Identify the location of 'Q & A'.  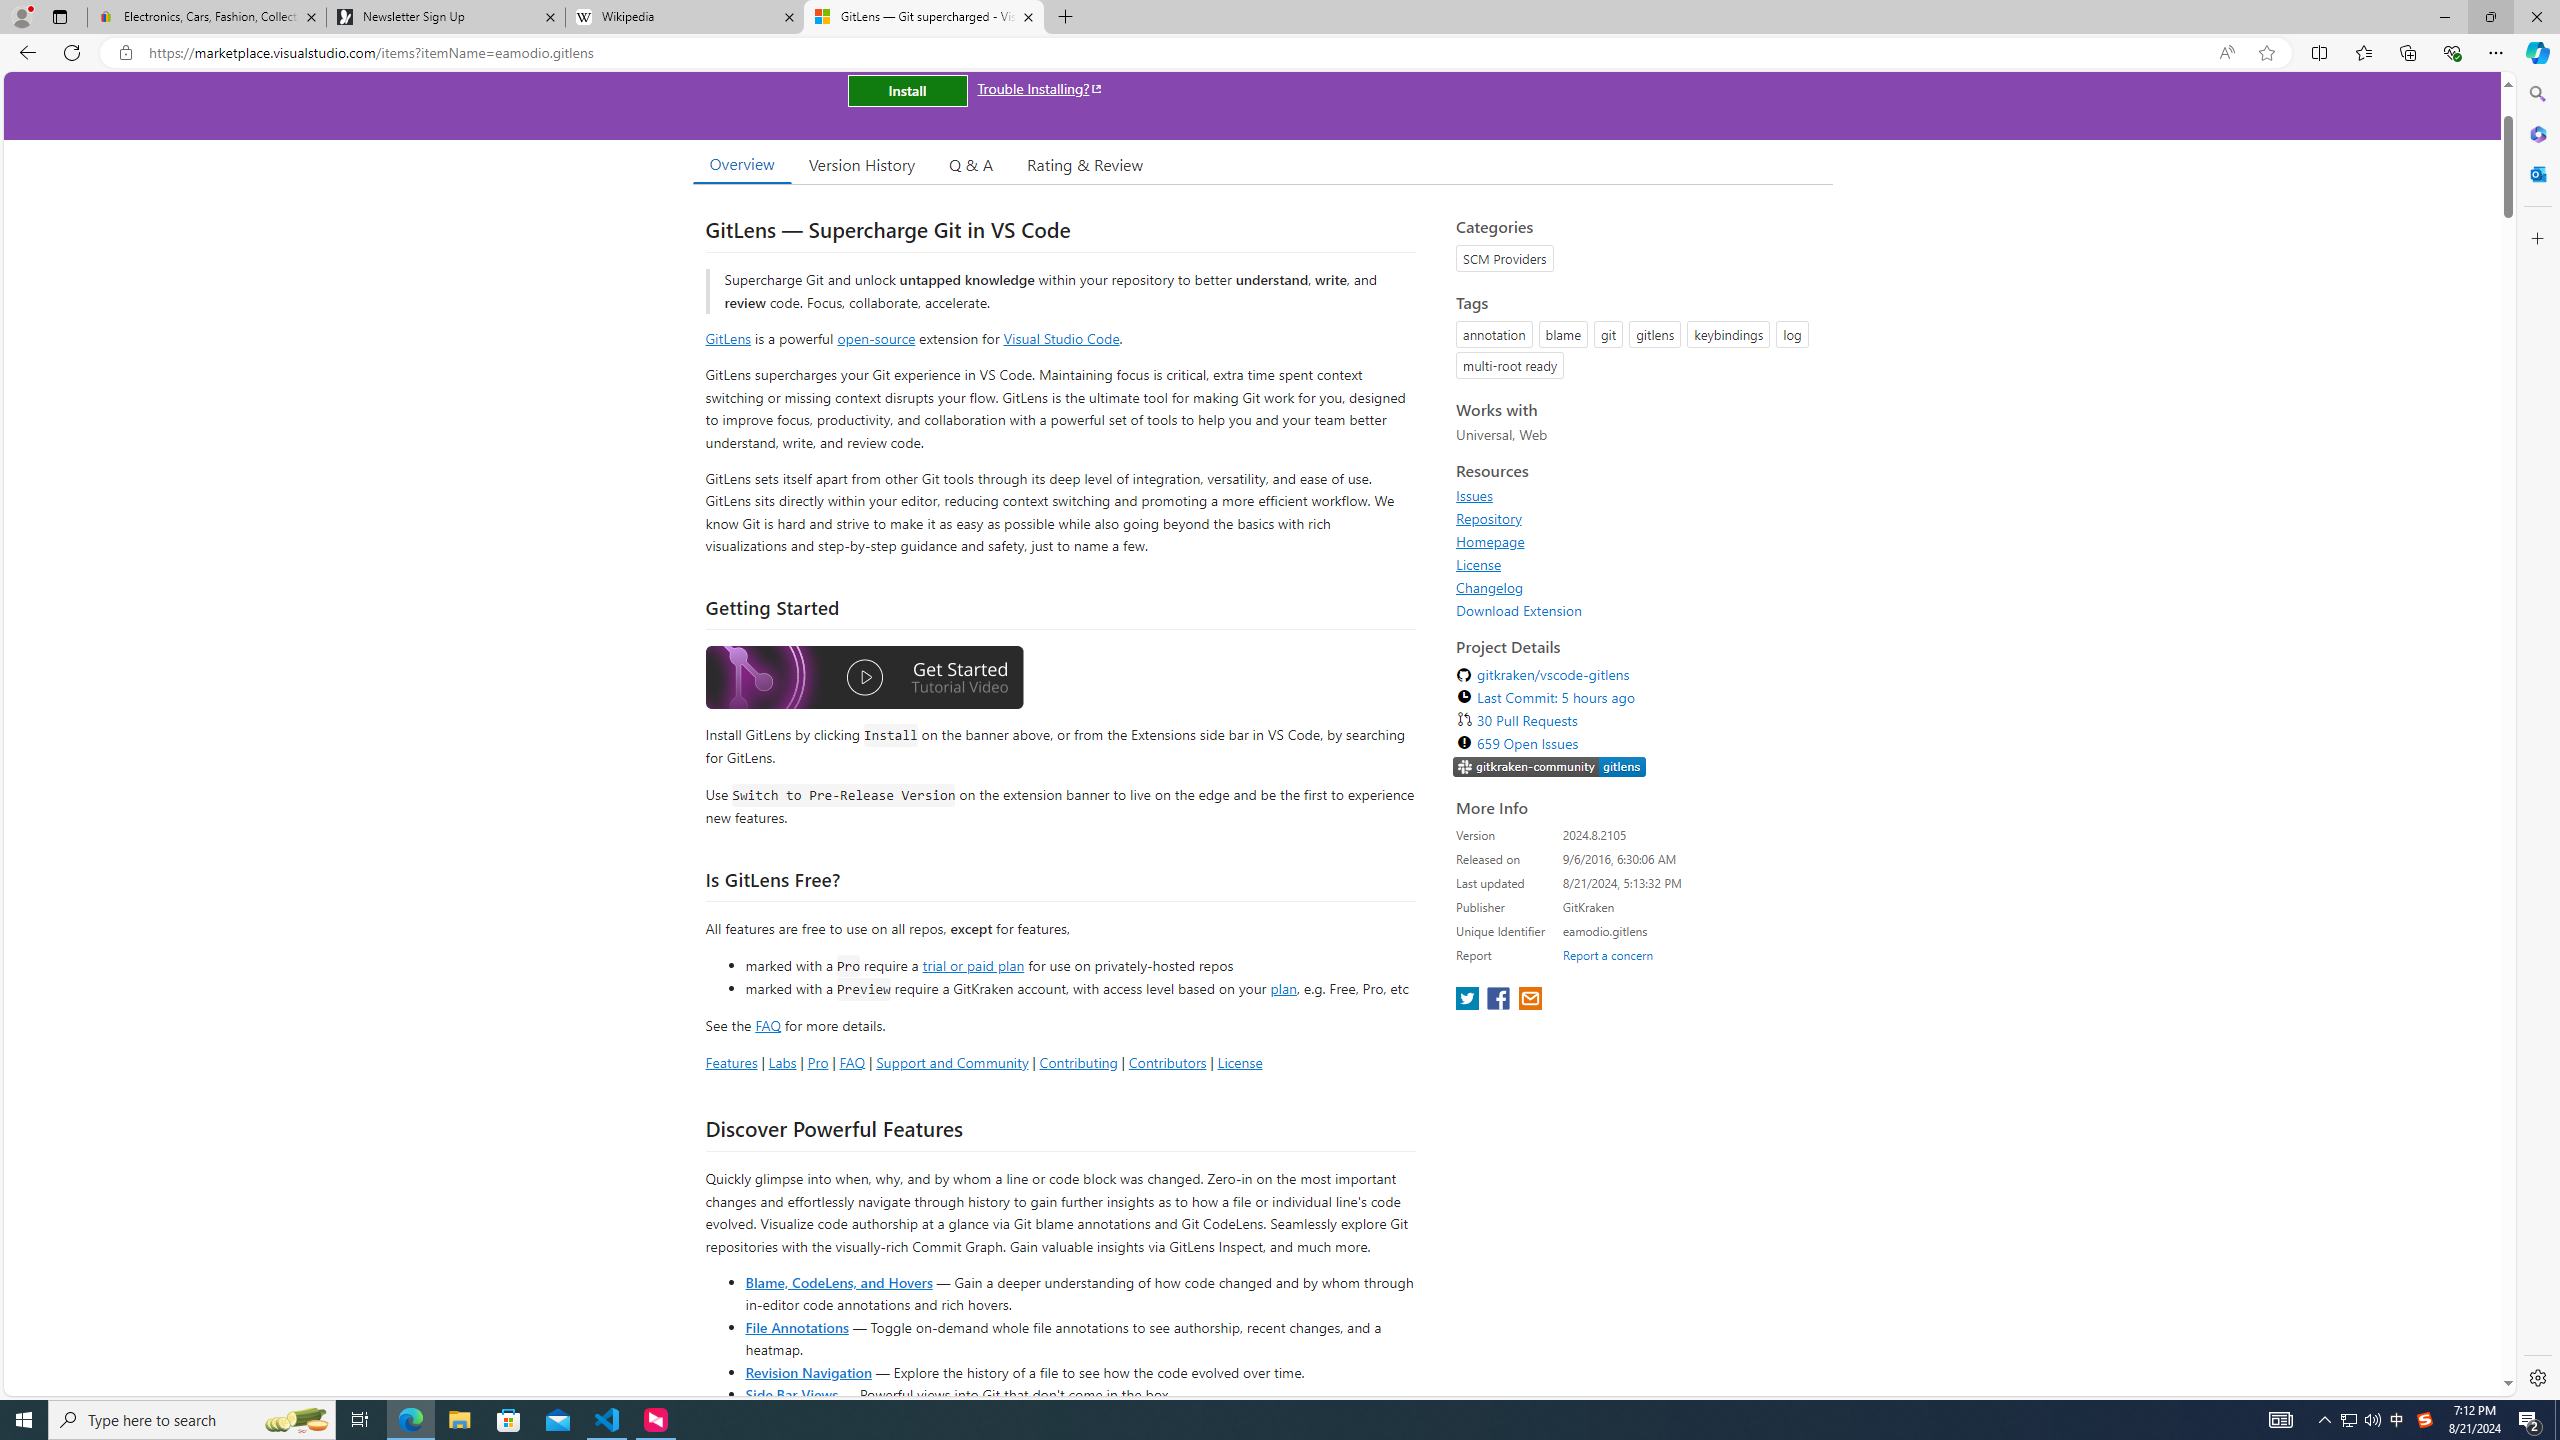
(970, 164).